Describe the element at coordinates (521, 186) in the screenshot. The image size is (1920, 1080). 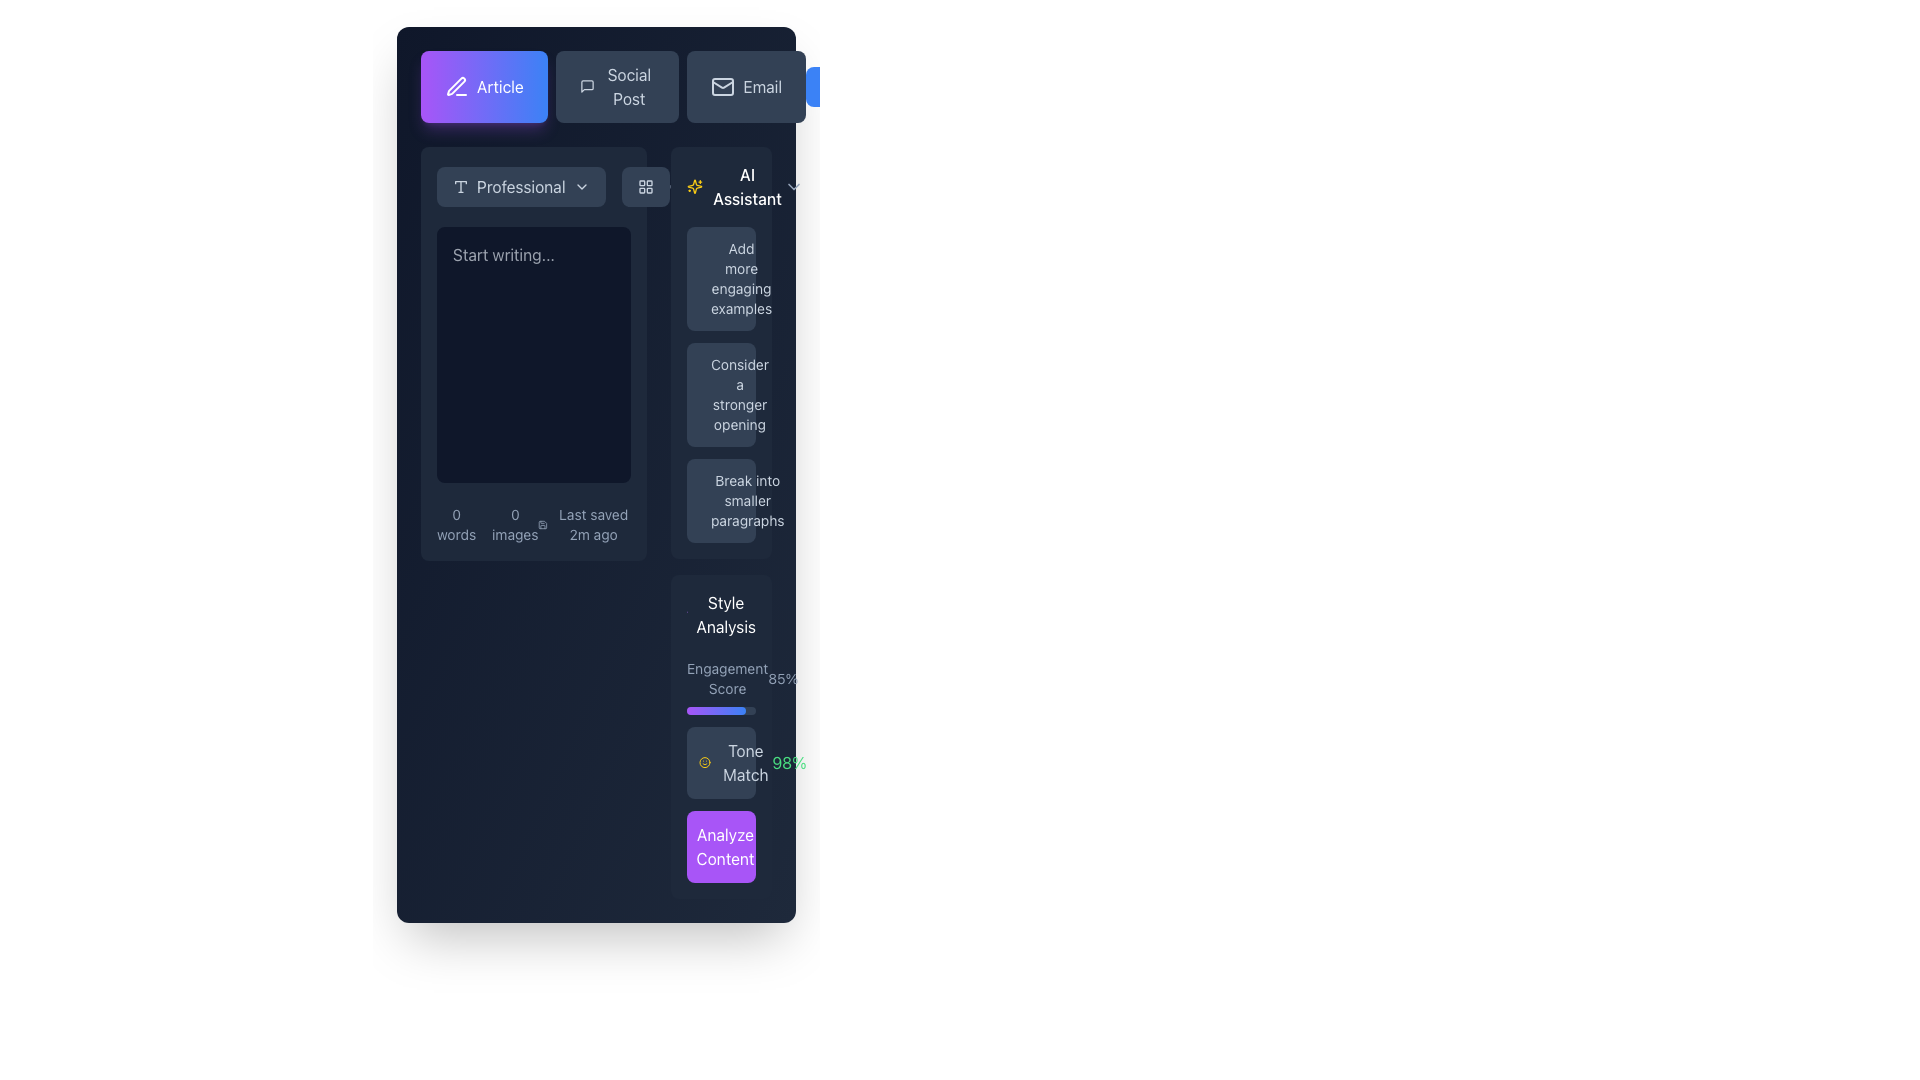
I see `the 'Professional' dropdown menu button located in the upper-left corner of the panel` at that location.